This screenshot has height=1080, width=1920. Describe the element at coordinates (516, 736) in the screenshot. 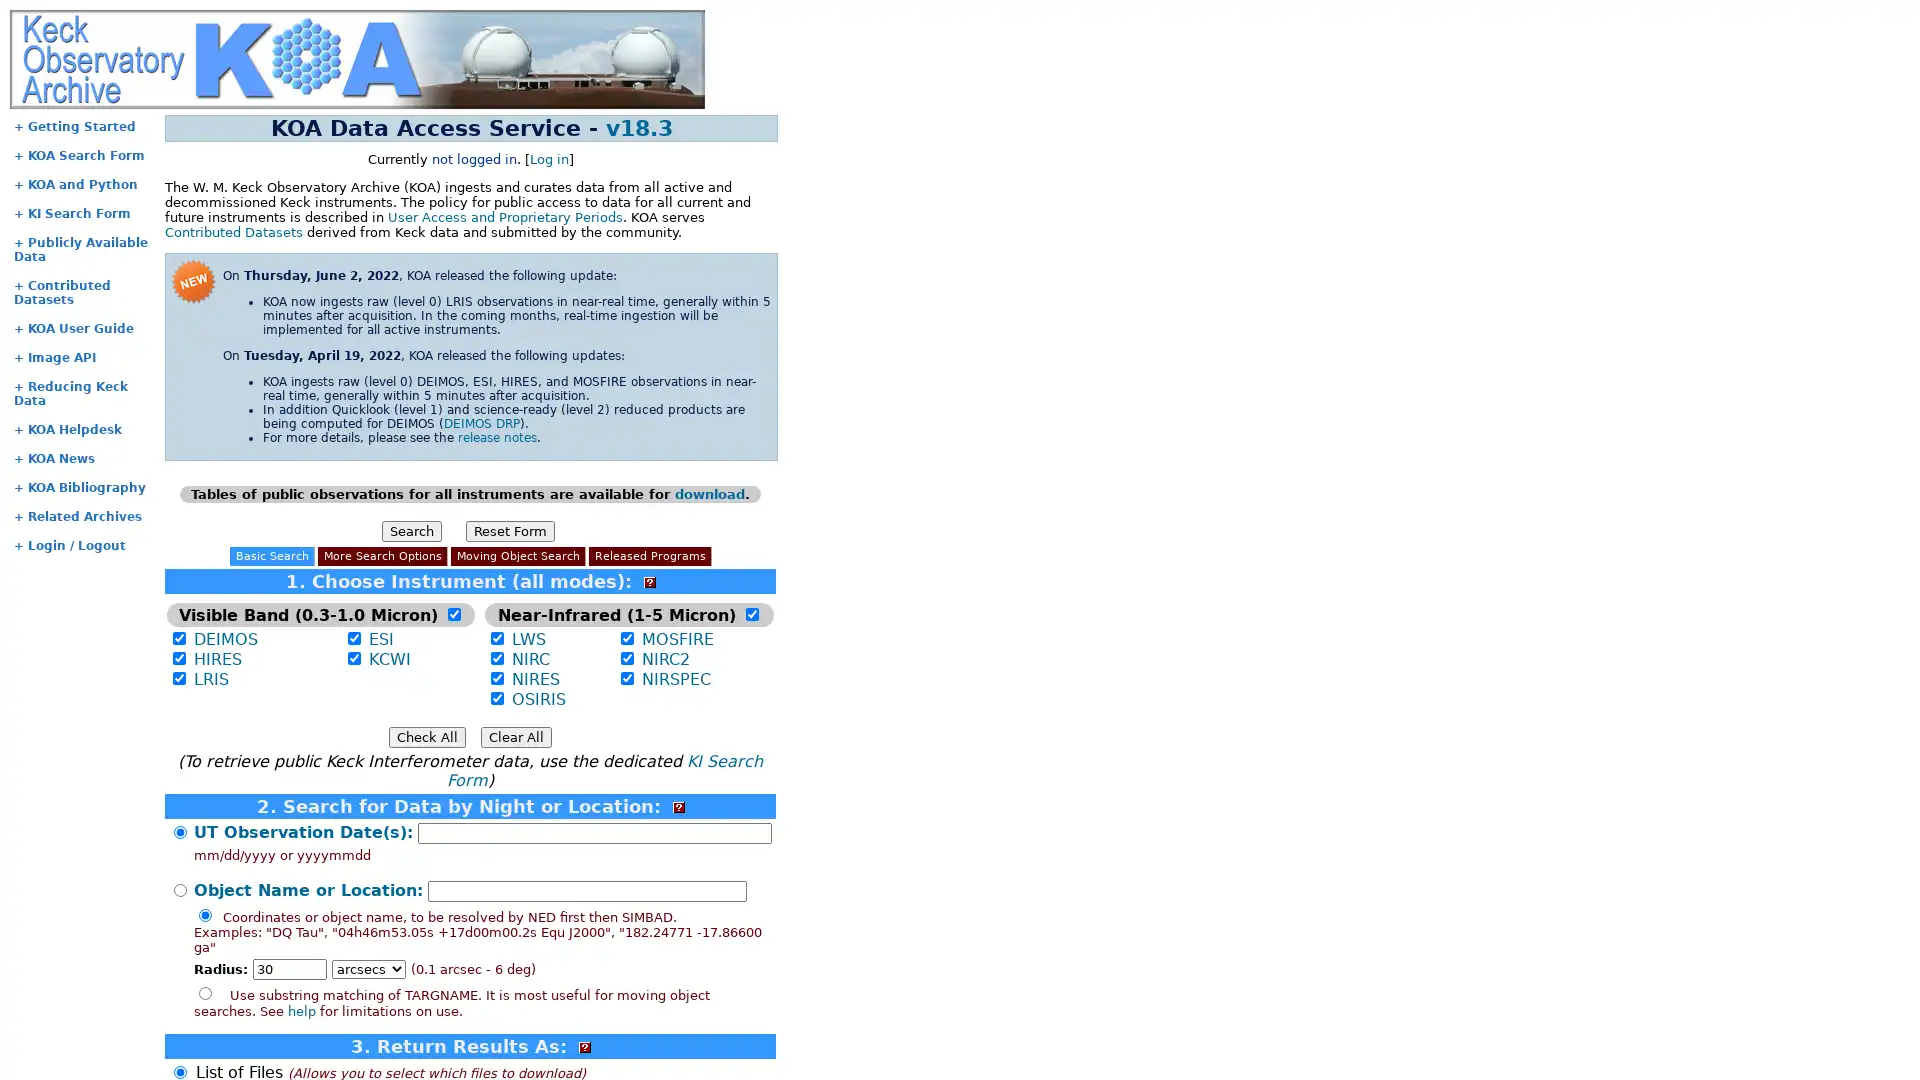

I see `Clear All` at that location.